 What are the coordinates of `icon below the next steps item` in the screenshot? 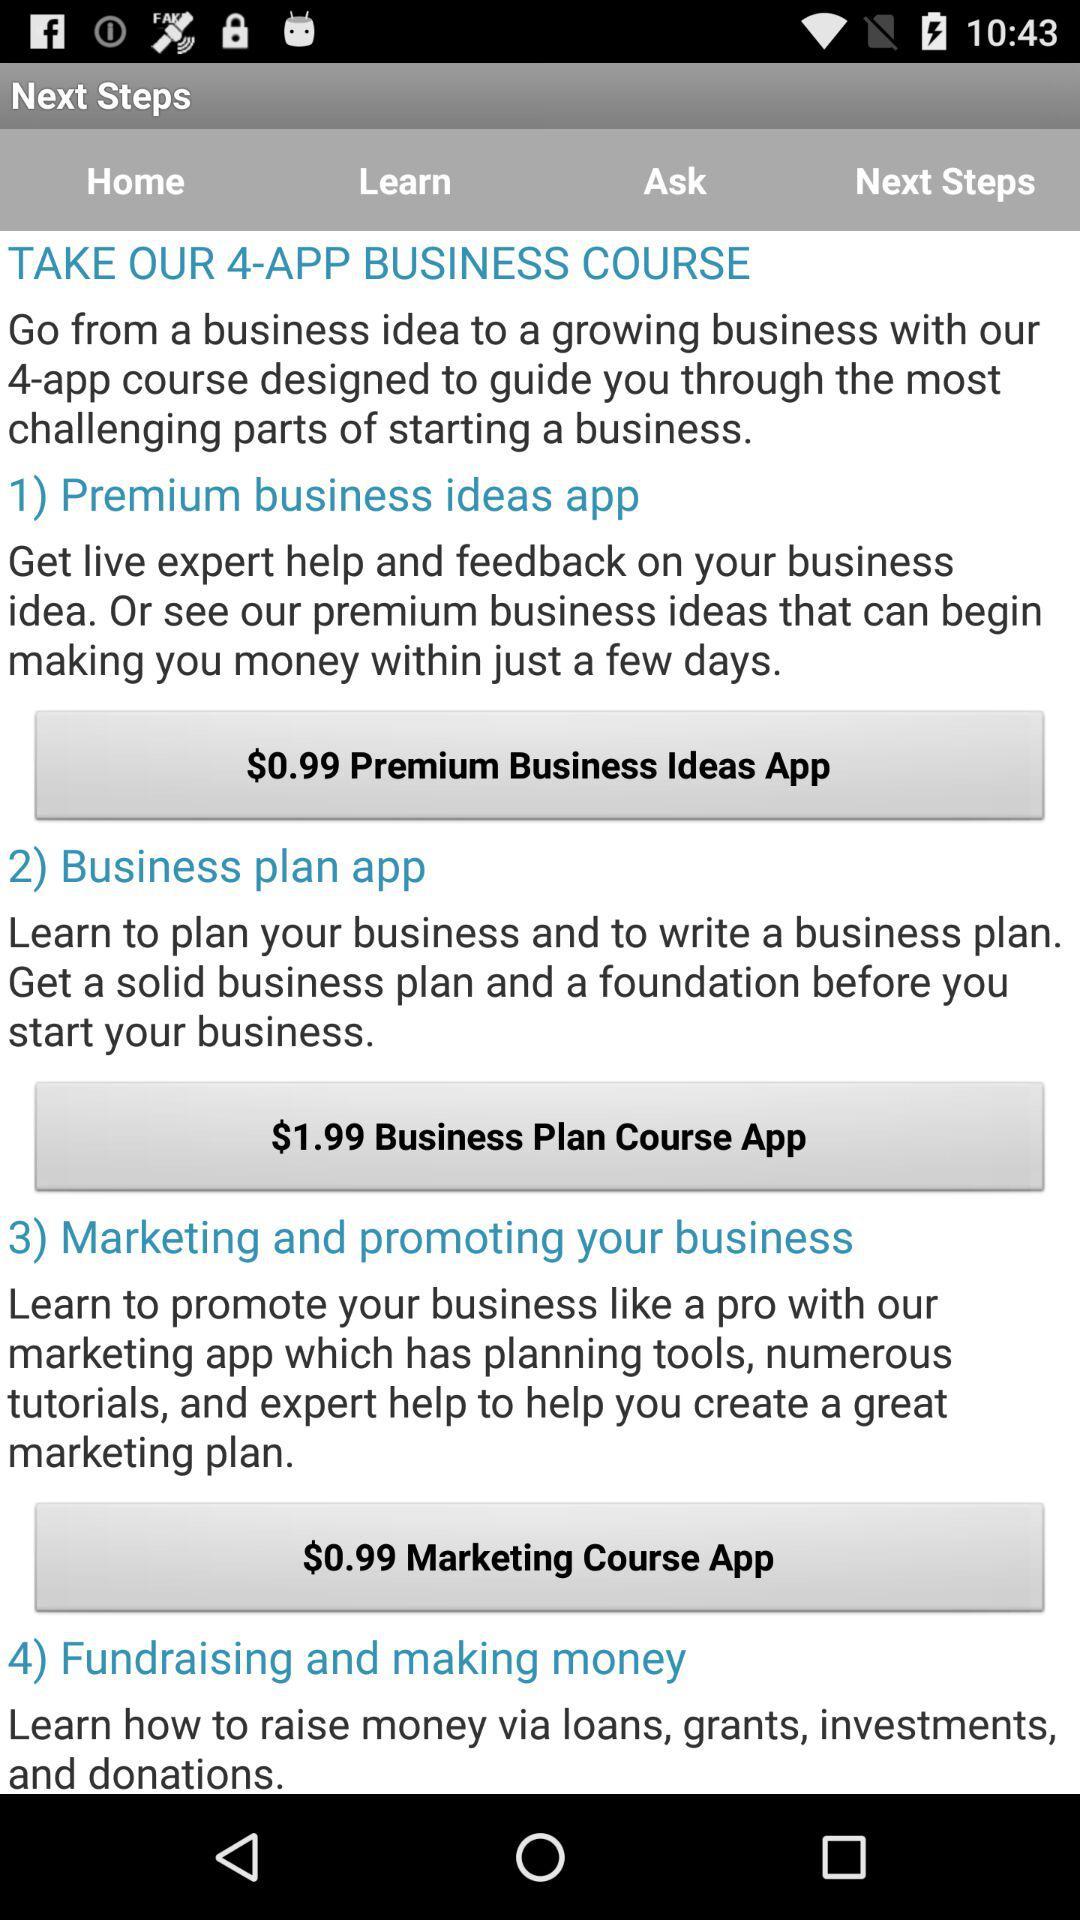 It's located at (135, 180).